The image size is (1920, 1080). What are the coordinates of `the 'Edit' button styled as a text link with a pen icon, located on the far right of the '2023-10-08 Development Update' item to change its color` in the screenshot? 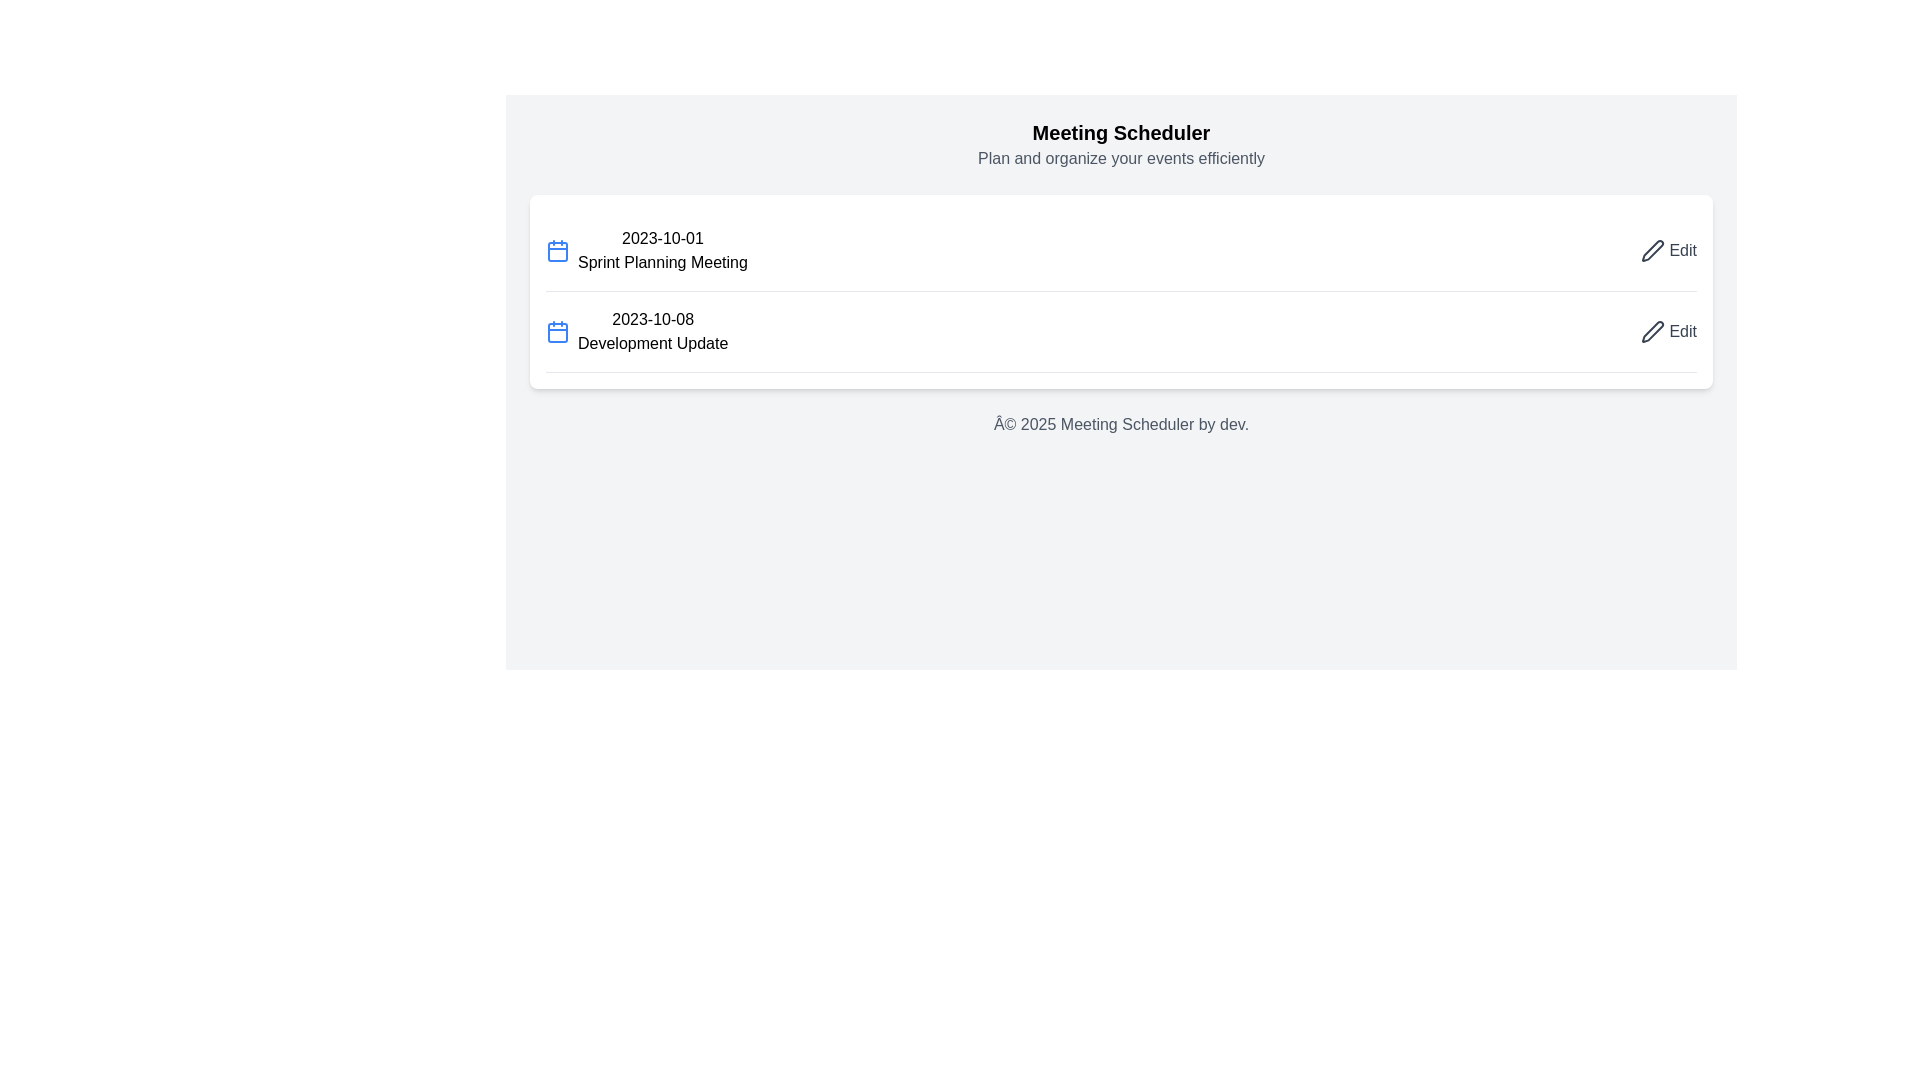 It's located at (1669, 330).